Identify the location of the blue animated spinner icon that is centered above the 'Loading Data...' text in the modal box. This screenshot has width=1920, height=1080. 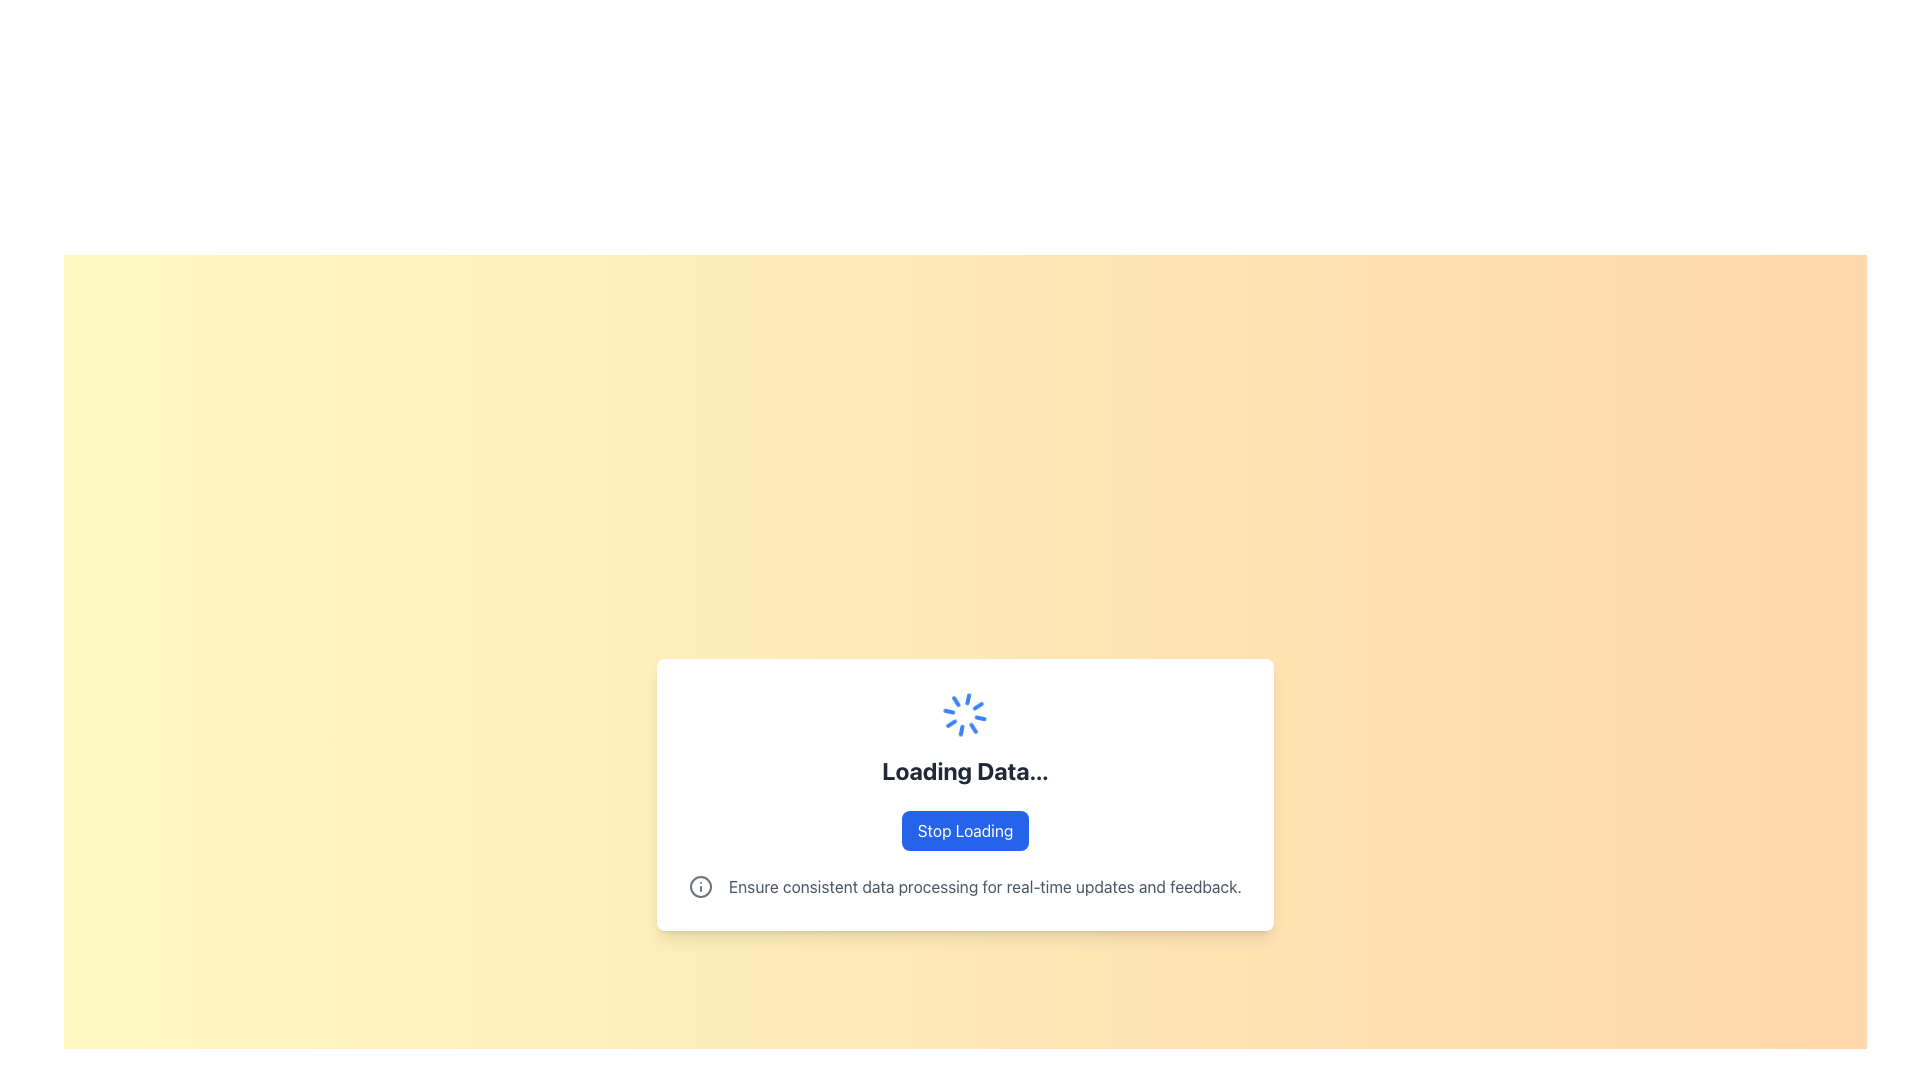
(965, 713).